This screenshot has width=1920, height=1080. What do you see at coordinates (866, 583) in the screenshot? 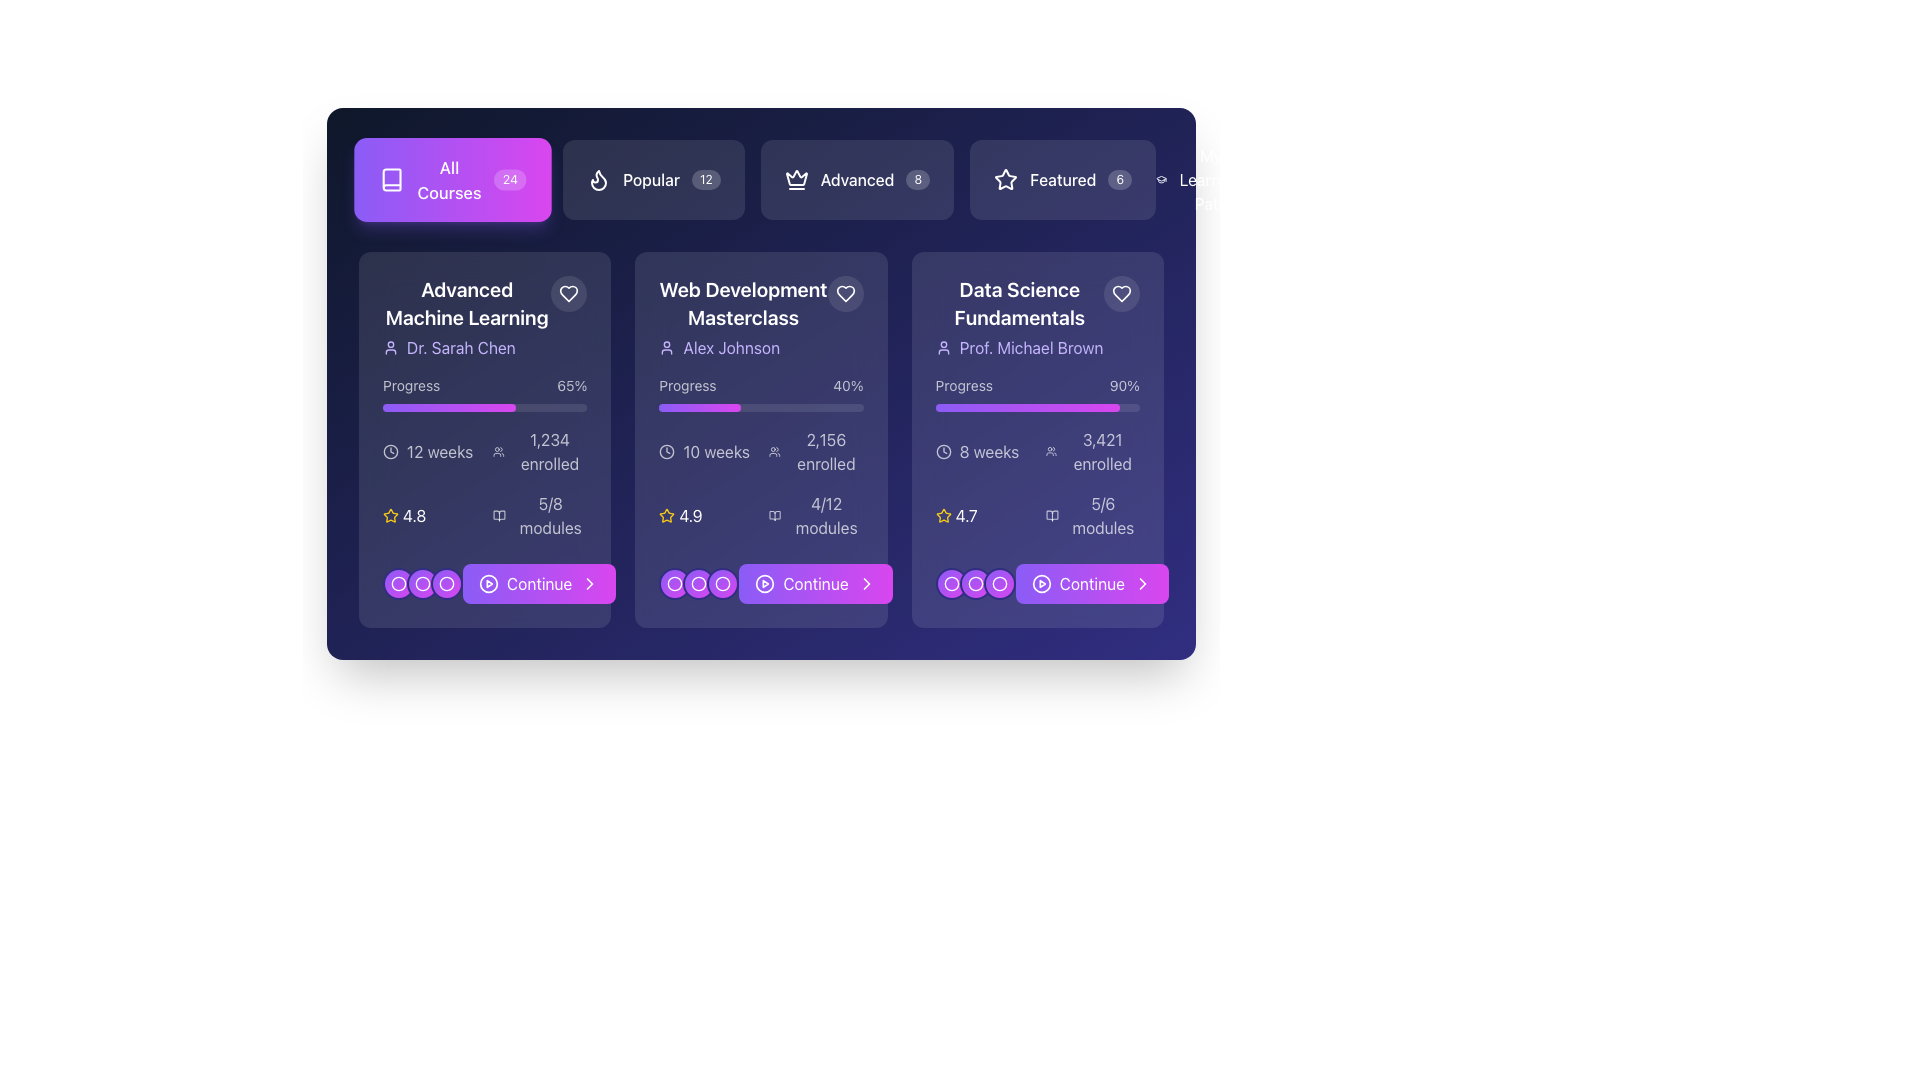
I see `the Chevron icon located at the far-right edge of the 'Continue' button within the 'Web Development Masterclass' card` at bounding box center [866, 583].